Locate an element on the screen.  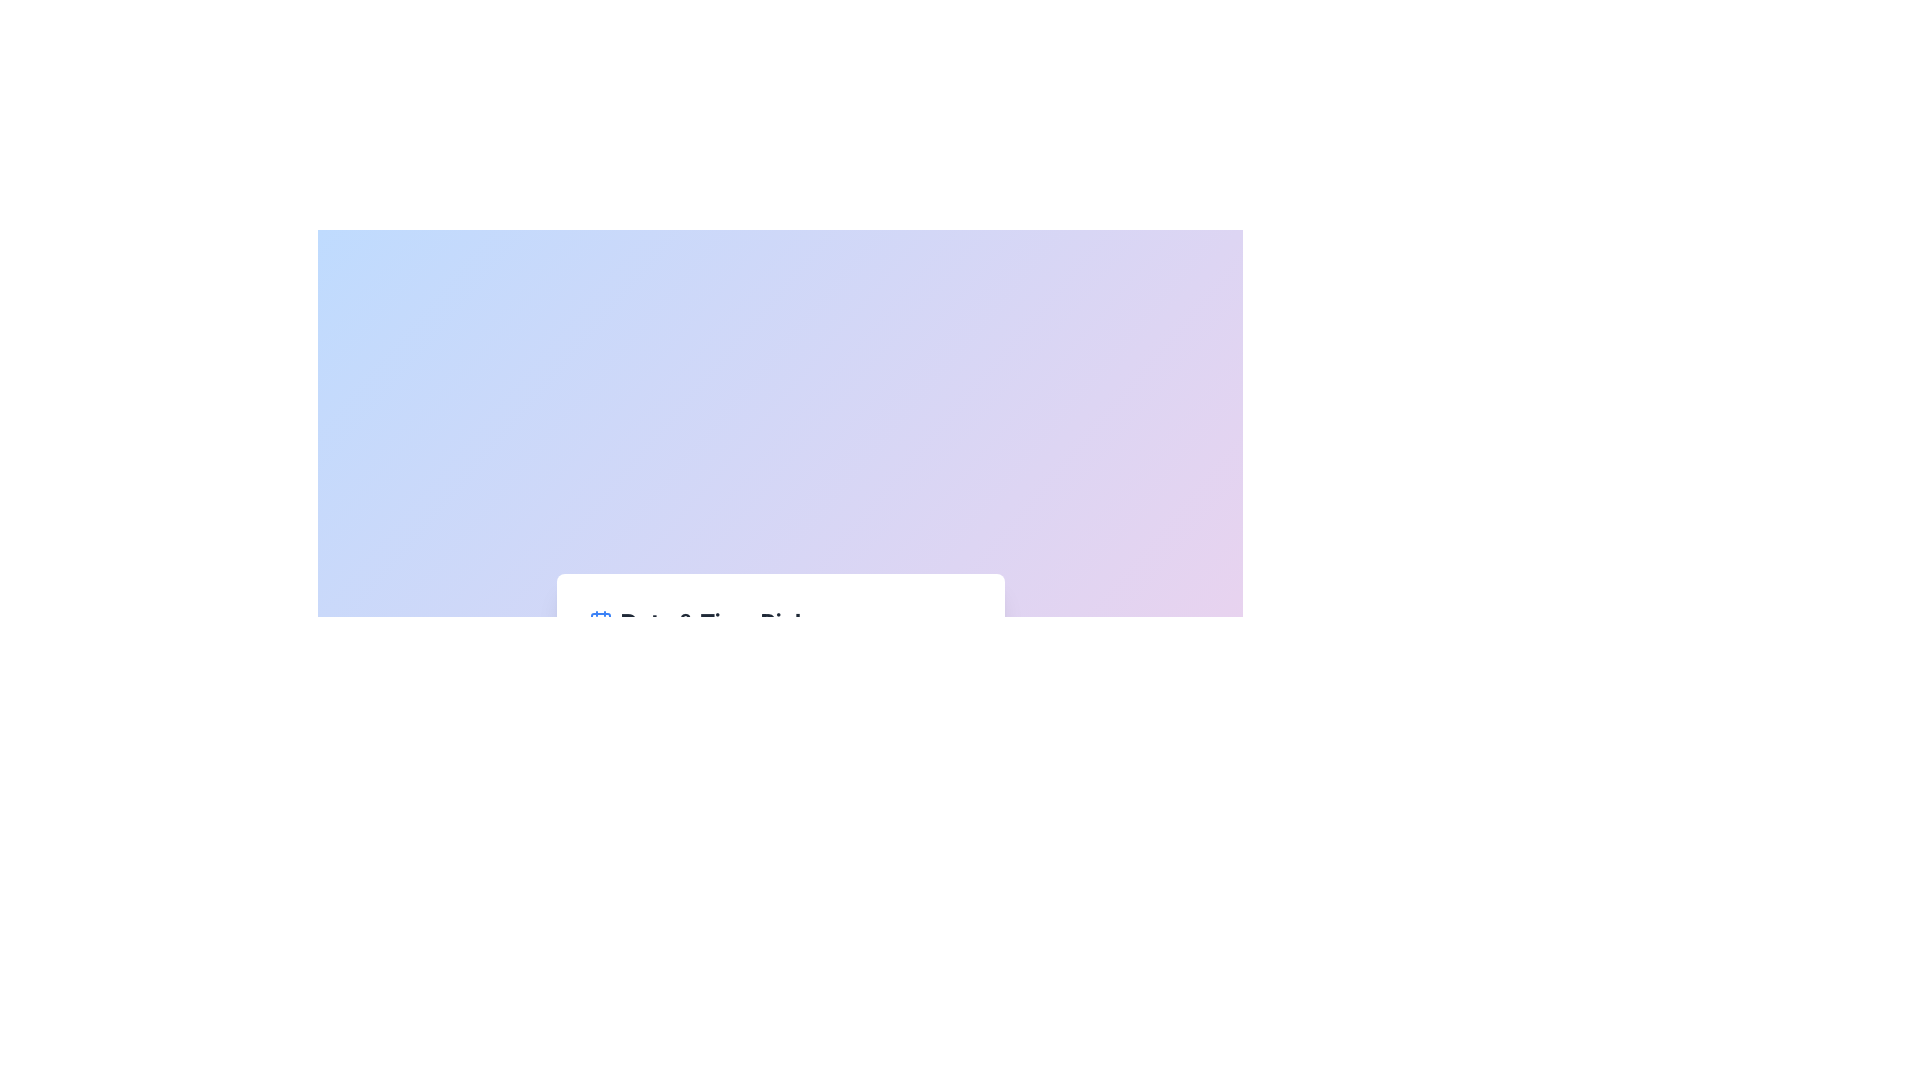
the calendar icon located in the 'Date & Time Picker' section, which is positioned immediately to the left of the 'Date & Time Picker' text label is located at coordinates (599, 620).